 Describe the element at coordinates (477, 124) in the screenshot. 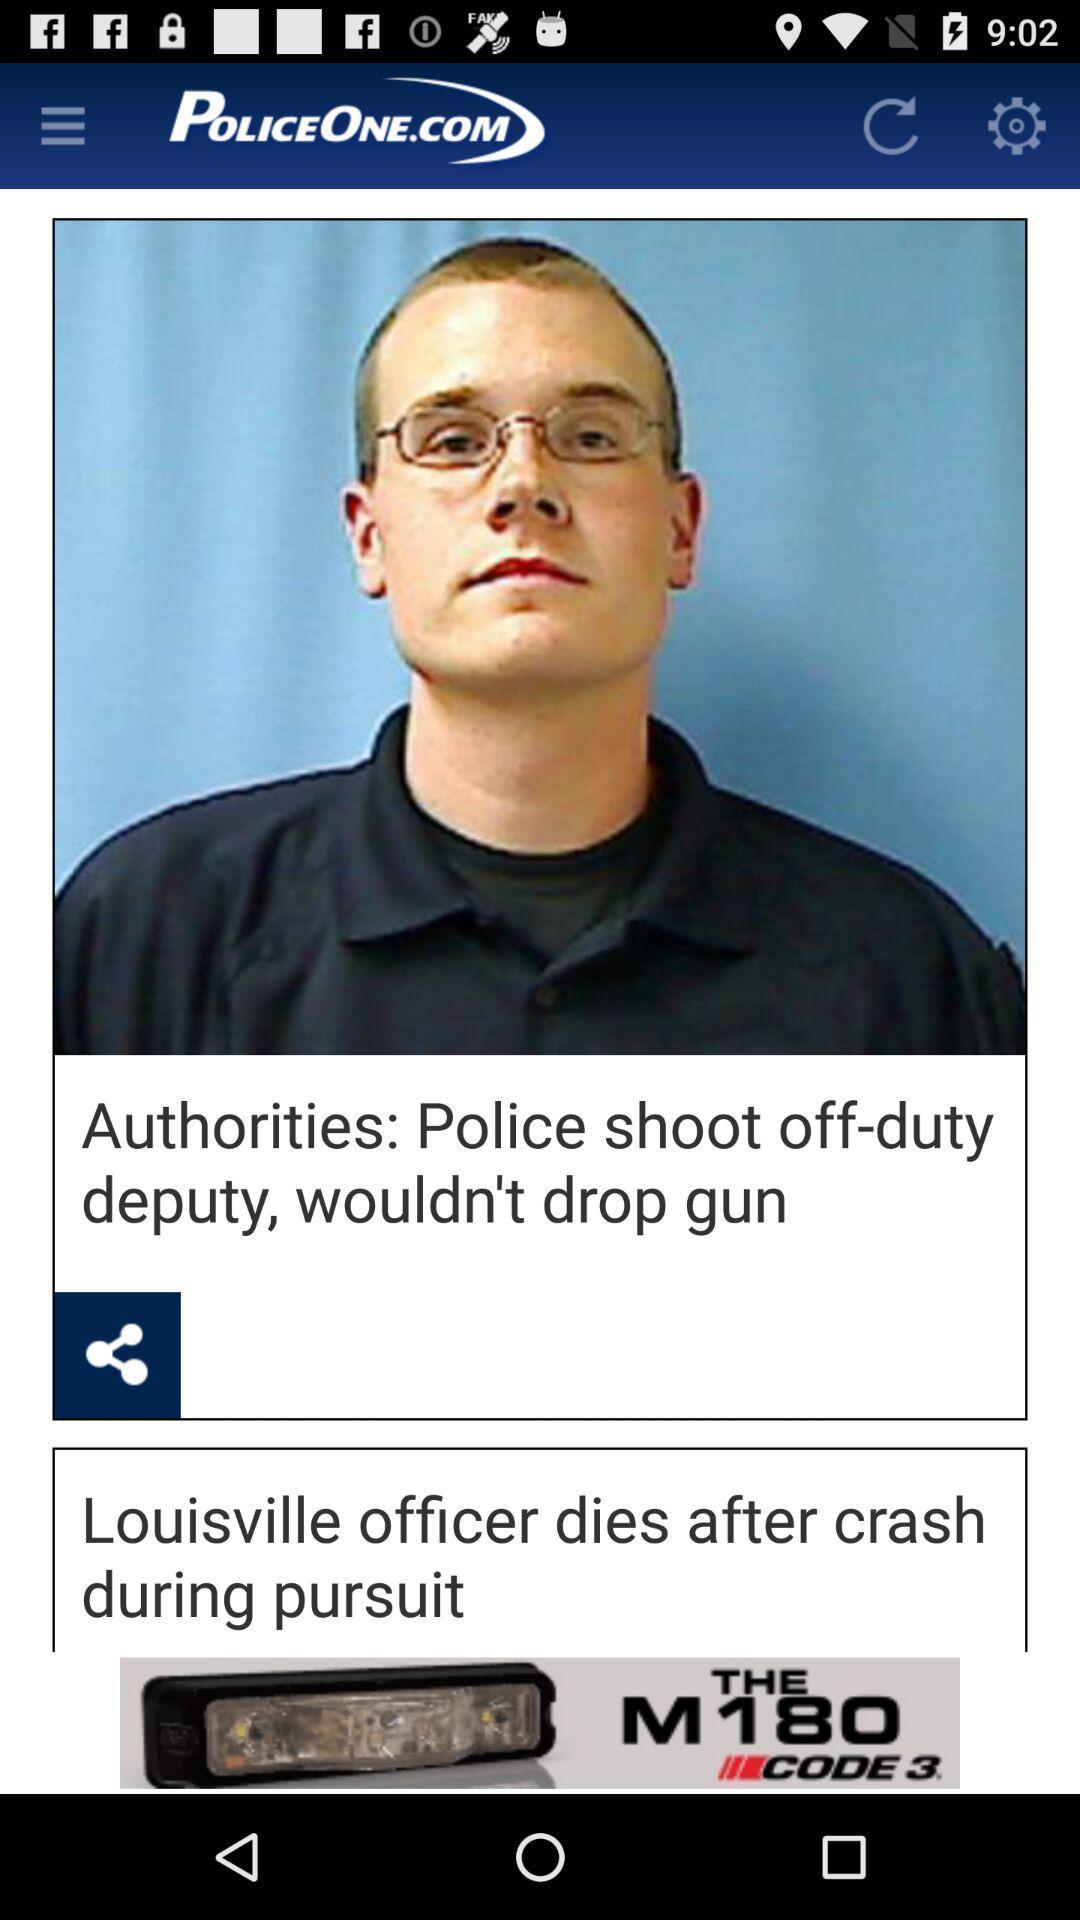

I see `autoplay option` at that location.